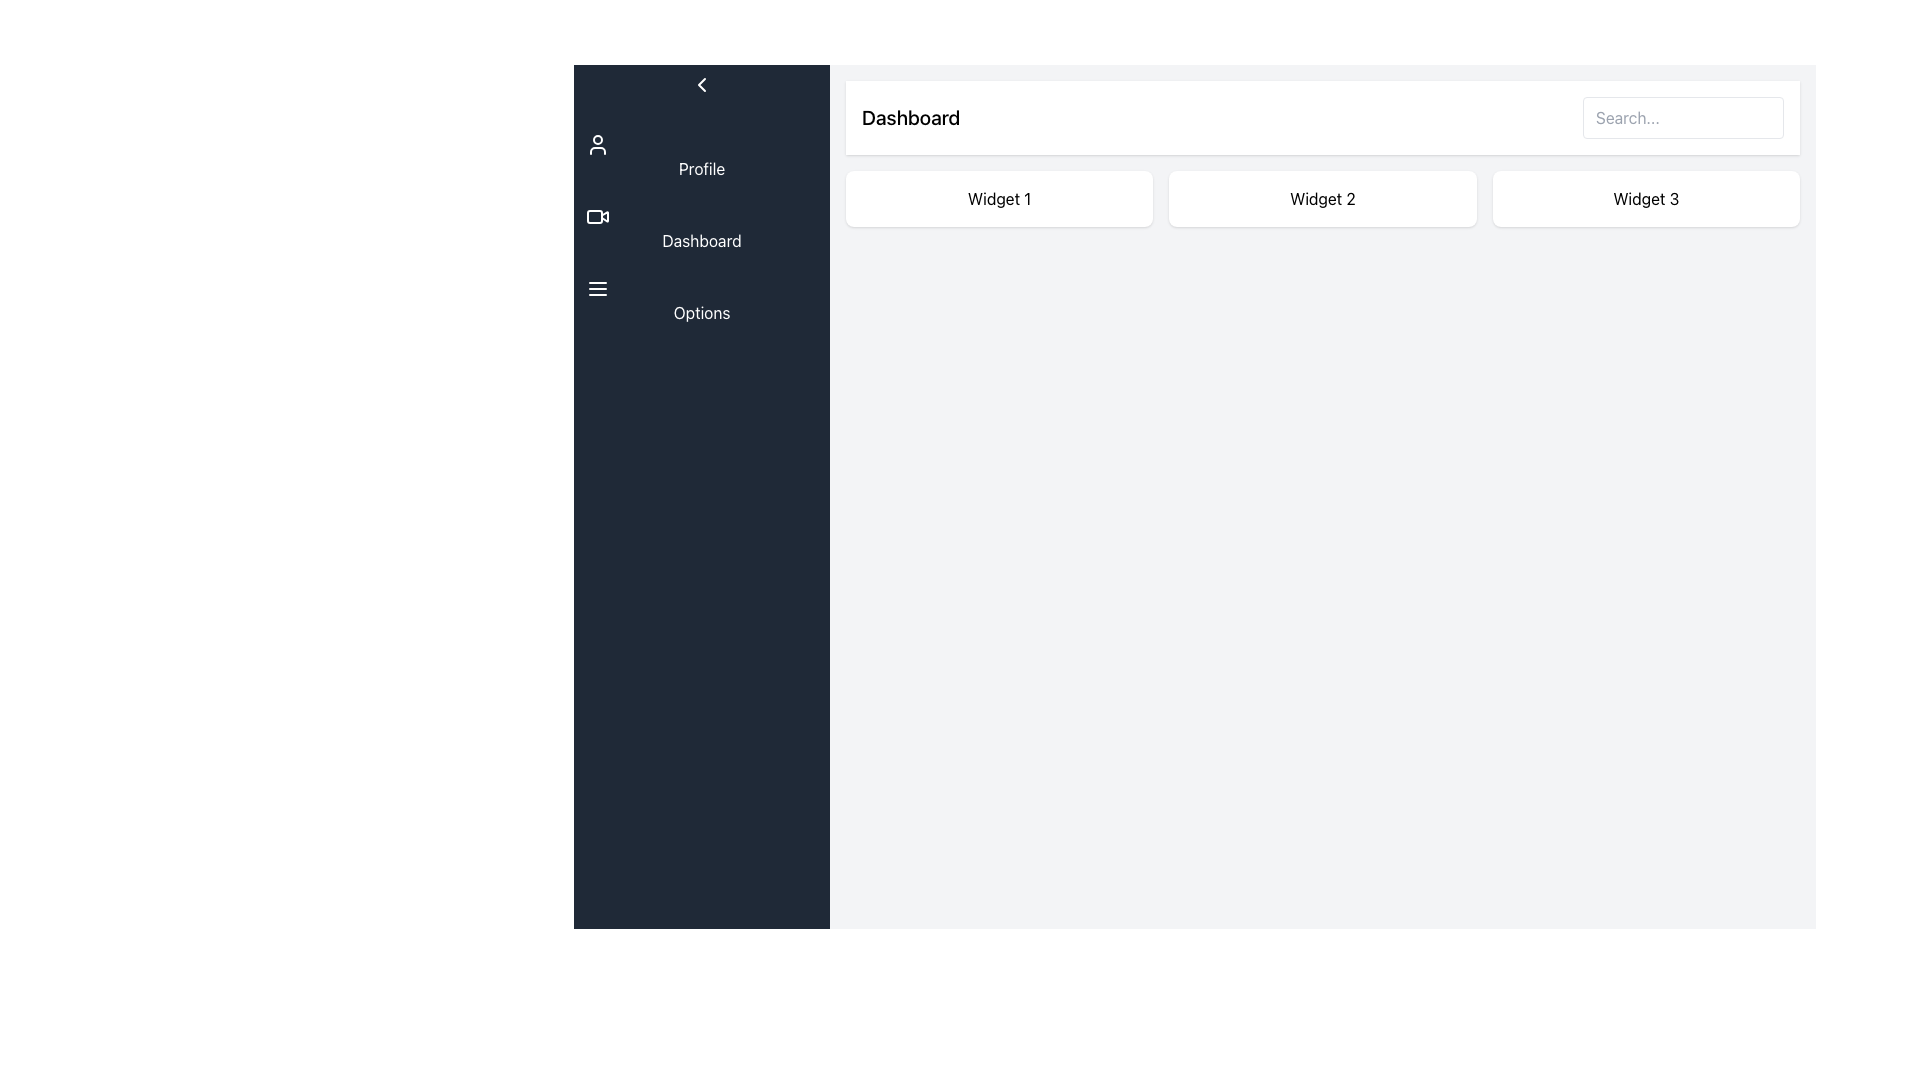 Image resolution: width=1920 pixels, height=1080 pixels. Describe the element at coordinates (999, 199) in the screenshot. I see `the rectangular box with a white background and centered text 'Widget 1' in black, located near the top left of the light gray content area` at that location.